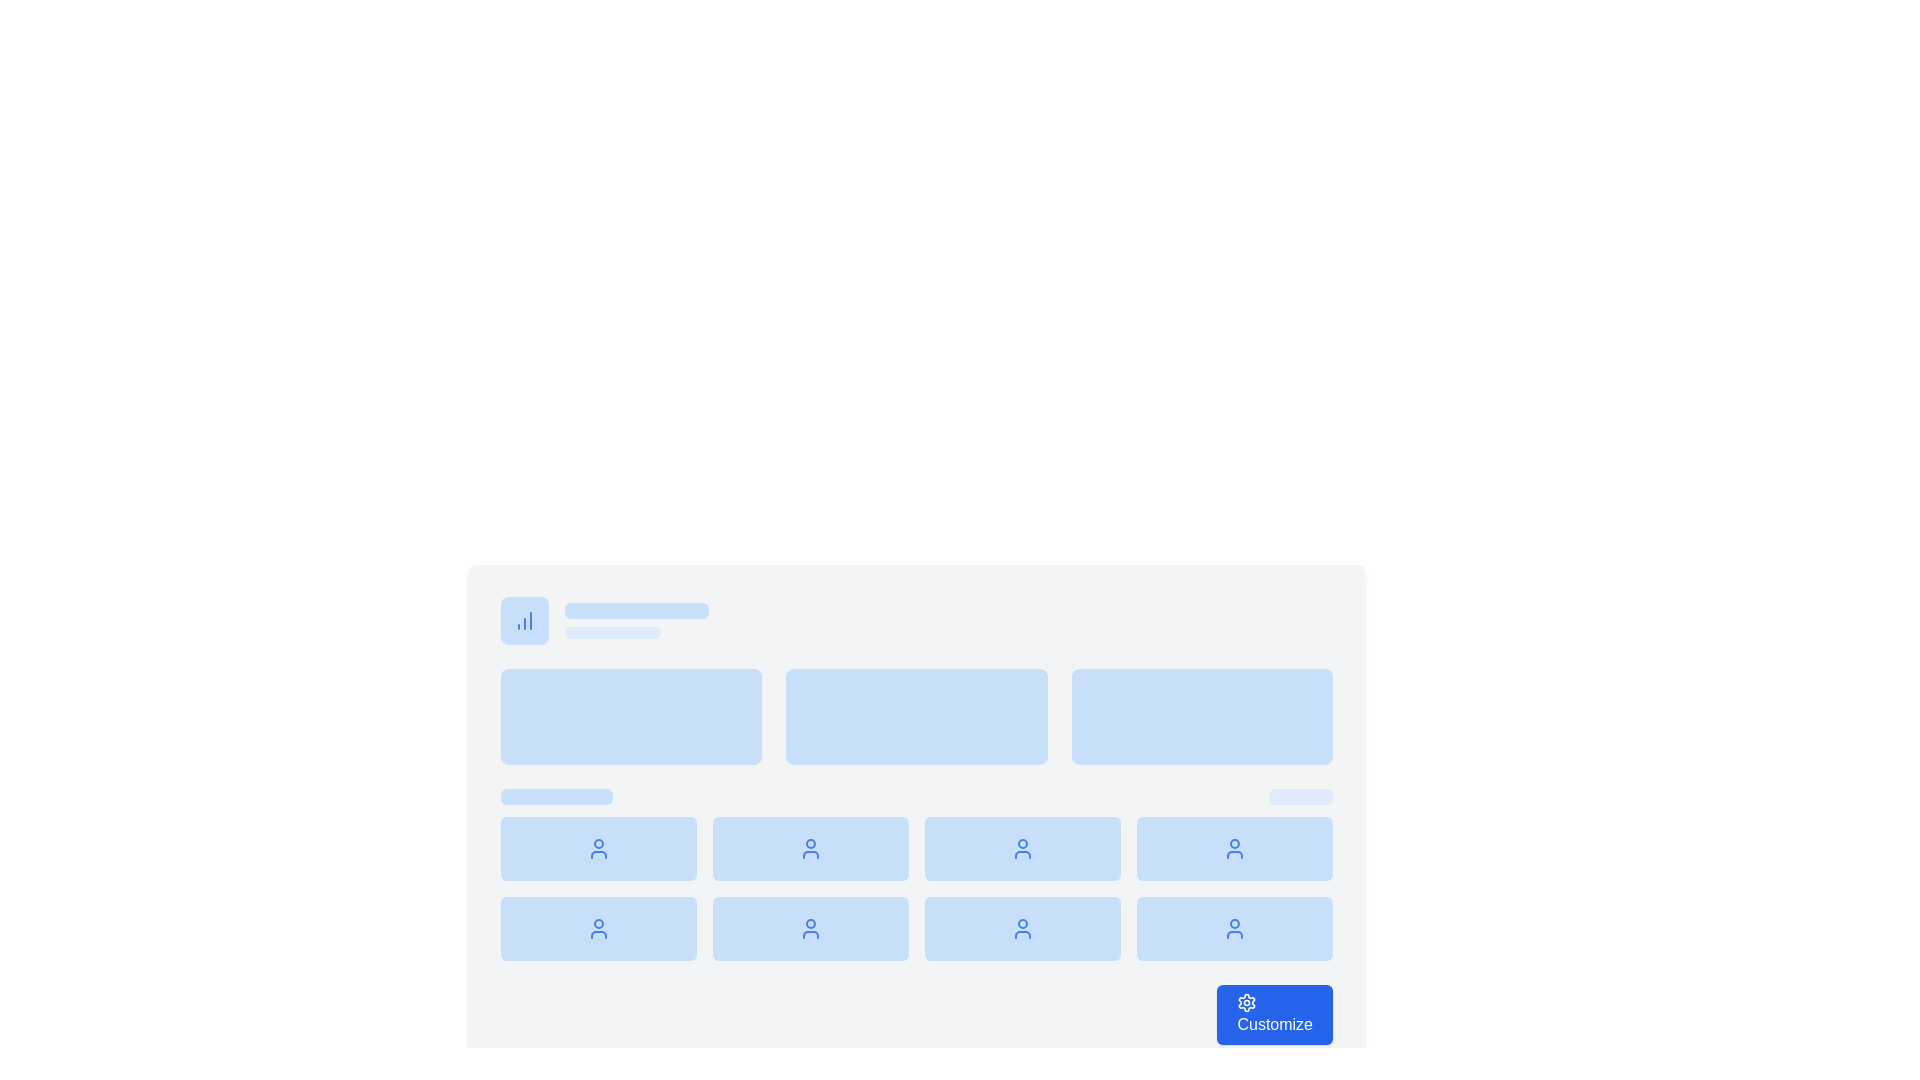 This screenshot has width=1920, height=1080. I want to click on the animation of the blue rectangular placeholder tile with a user icon, located in the second row and second column of the grid layout, so click(811, 848).